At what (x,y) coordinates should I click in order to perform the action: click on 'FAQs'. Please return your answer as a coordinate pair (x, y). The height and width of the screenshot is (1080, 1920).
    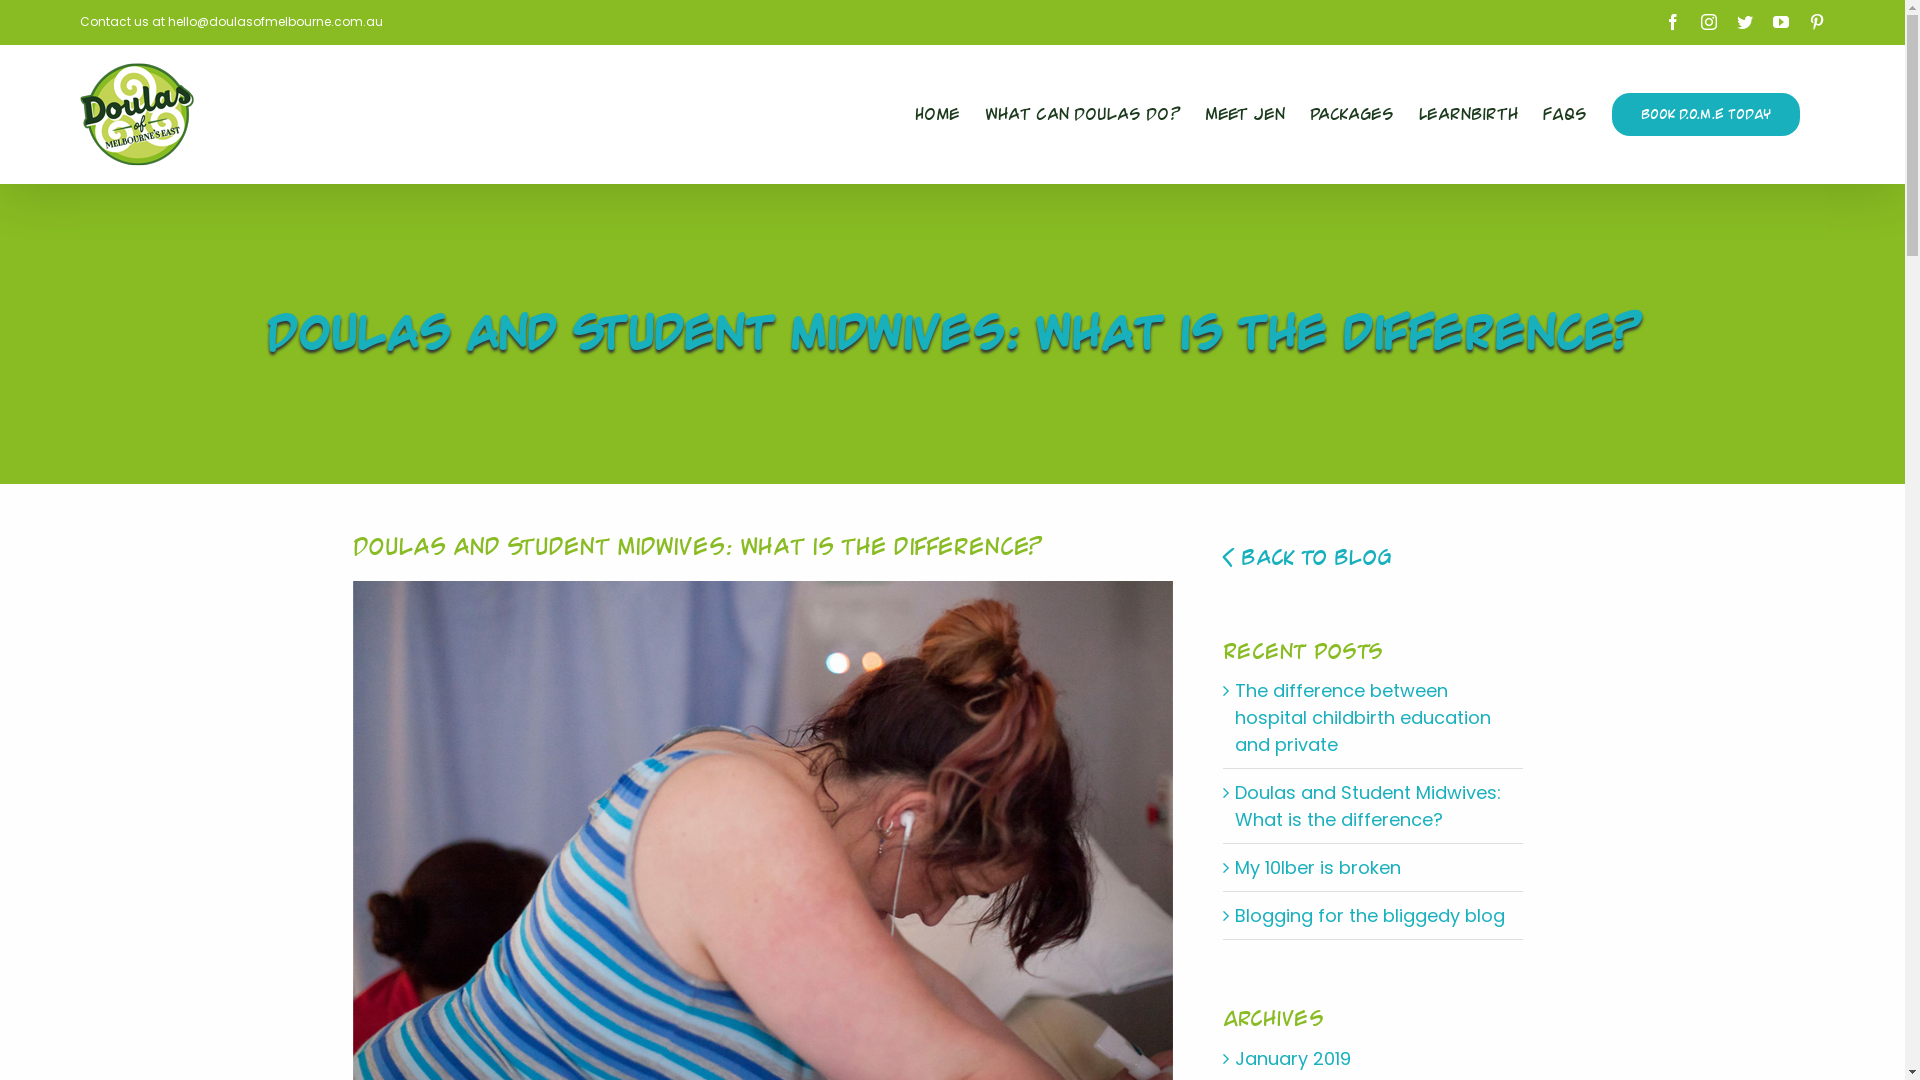
    Looking at the image, I should click on (1563, 114).